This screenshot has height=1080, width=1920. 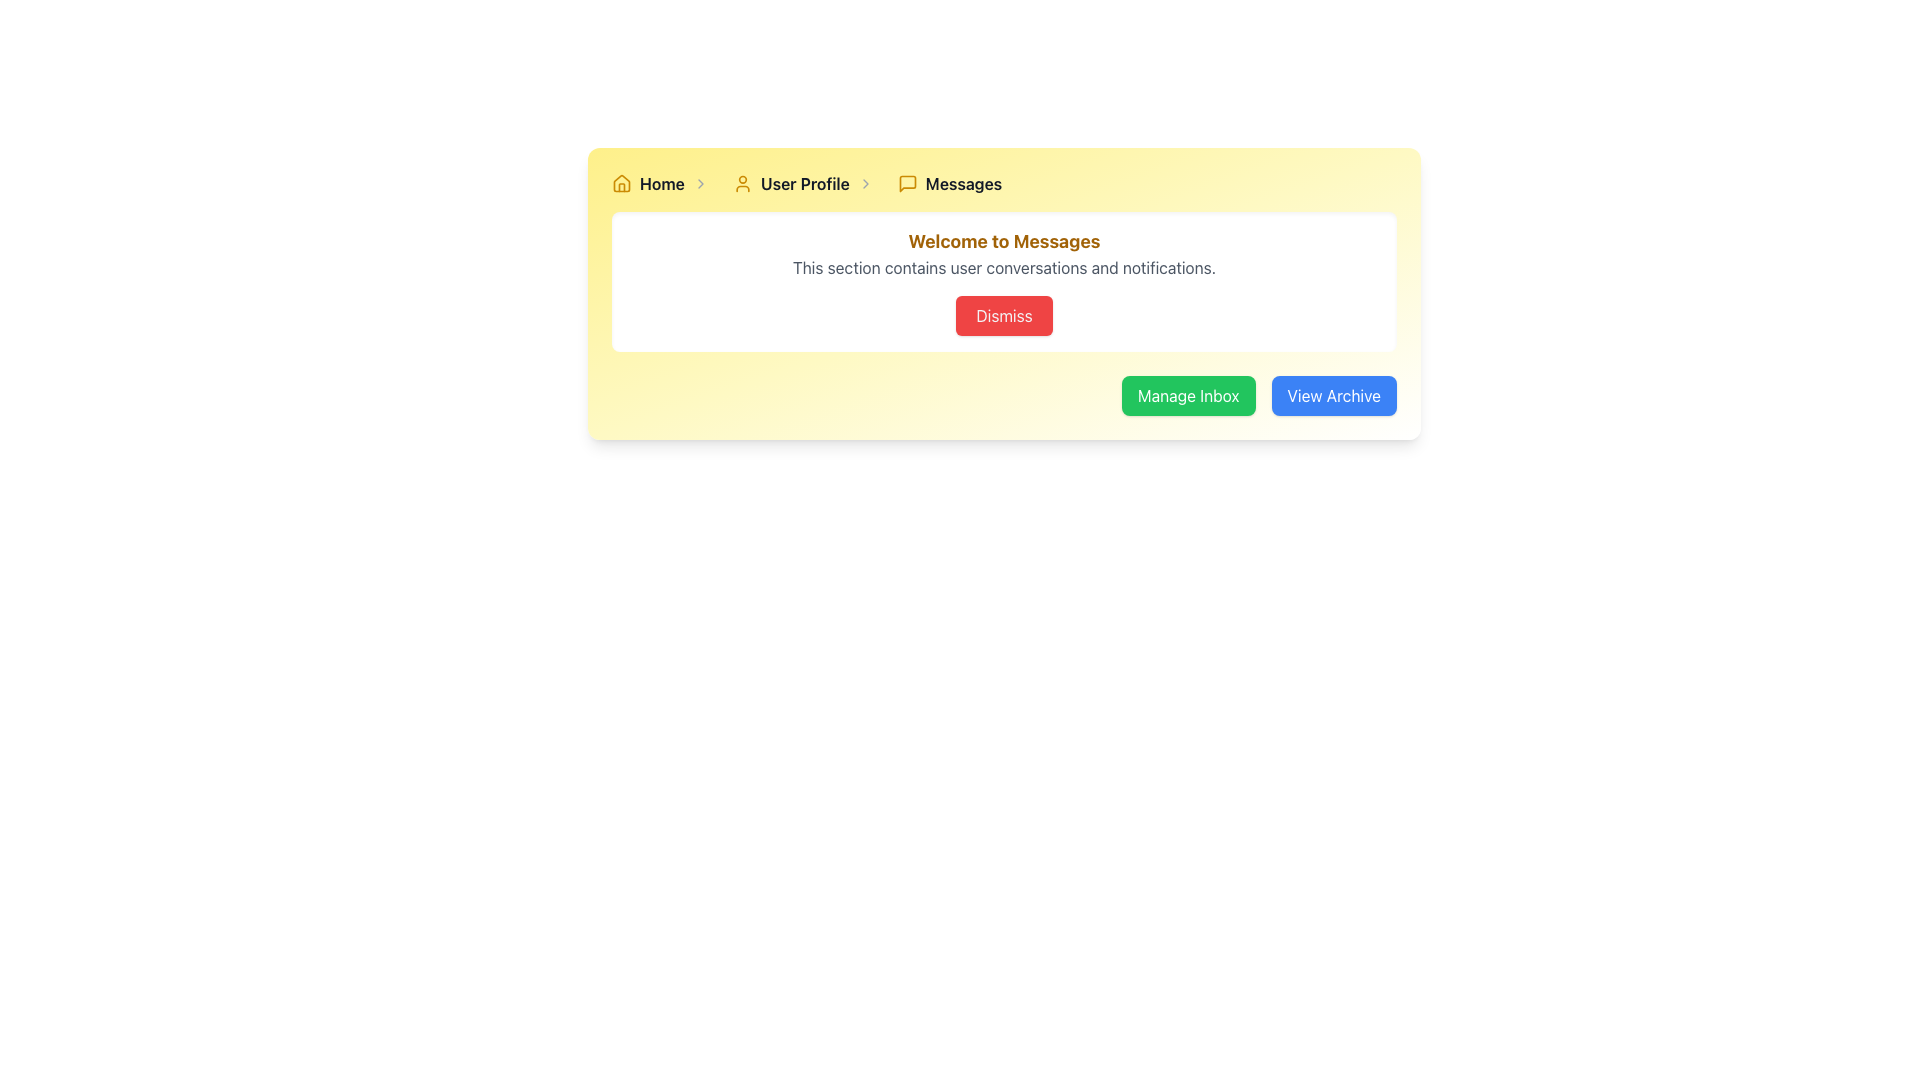 I want to click on the rectangular button with a red background and white text reading 'Dismiss', so click(x=1004, y=315).